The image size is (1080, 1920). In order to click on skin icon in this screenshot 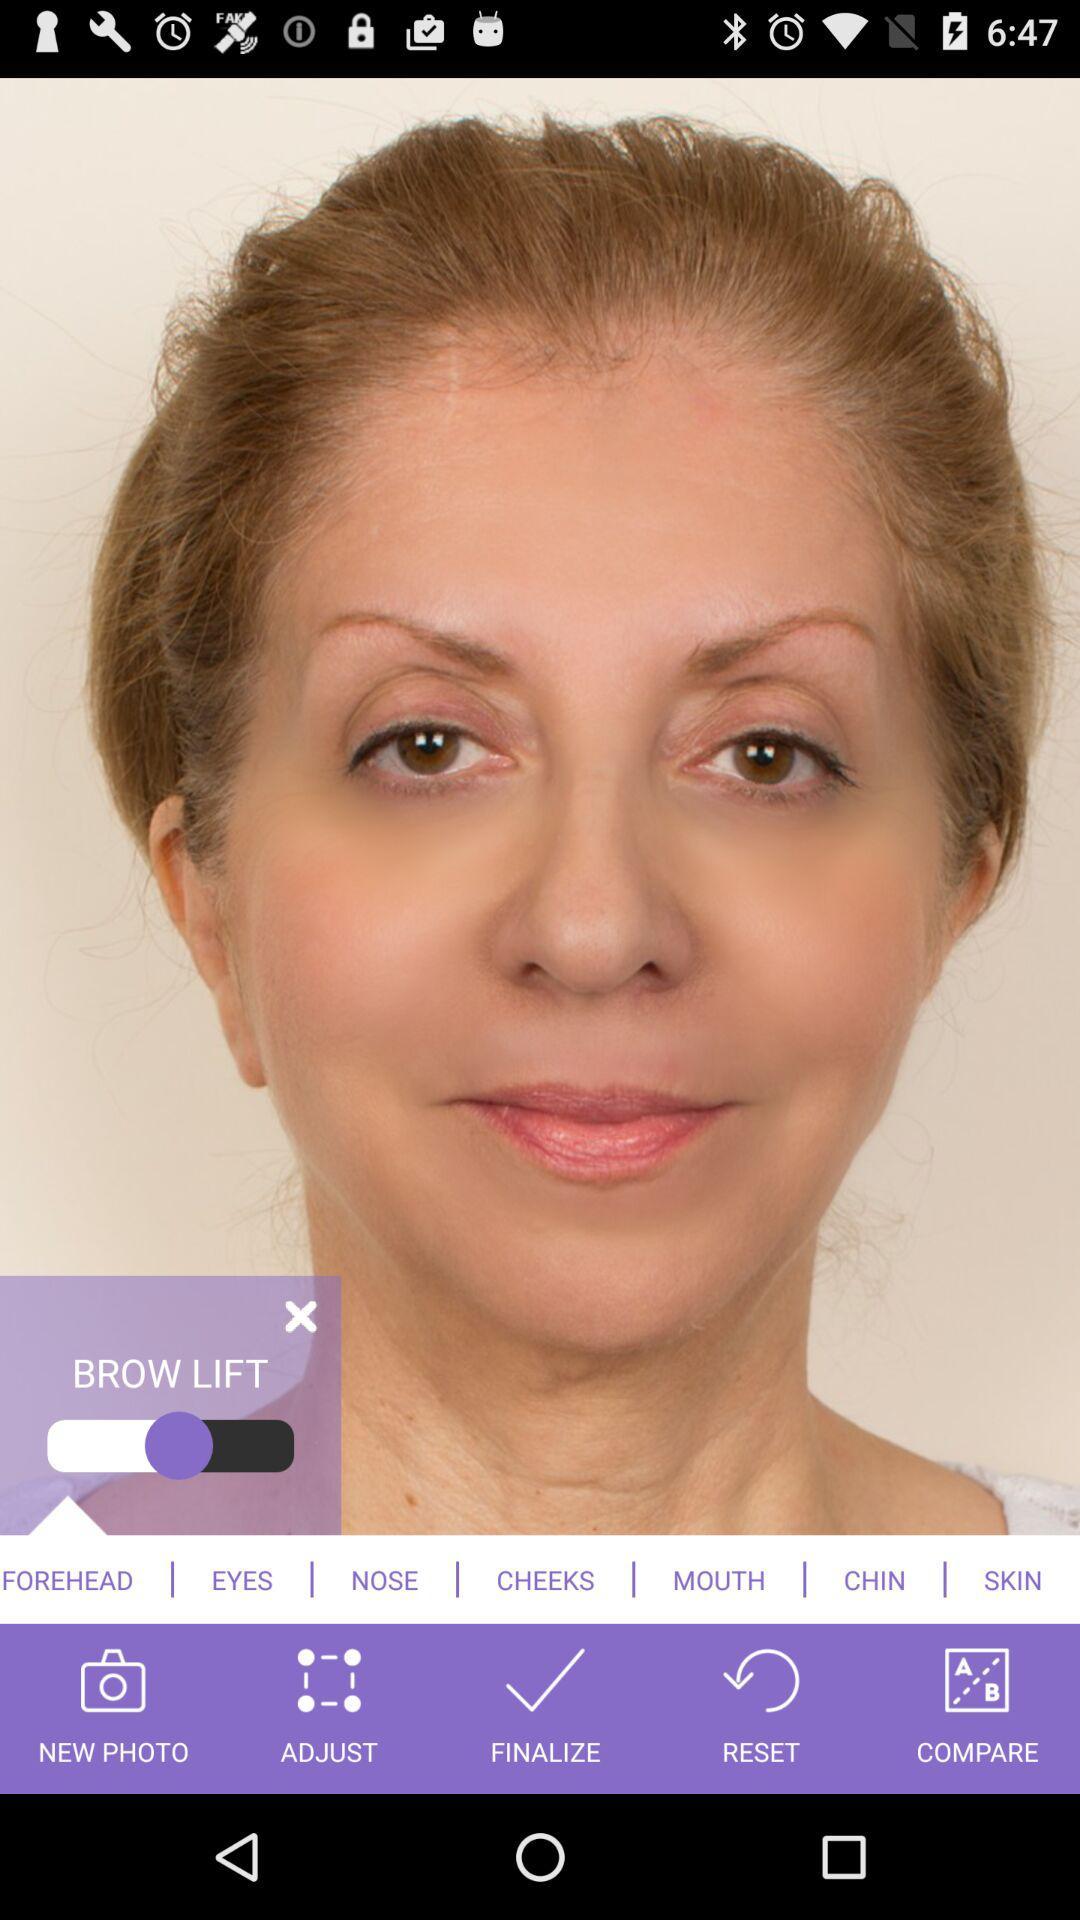, I will do `click(1013, 1578)`.